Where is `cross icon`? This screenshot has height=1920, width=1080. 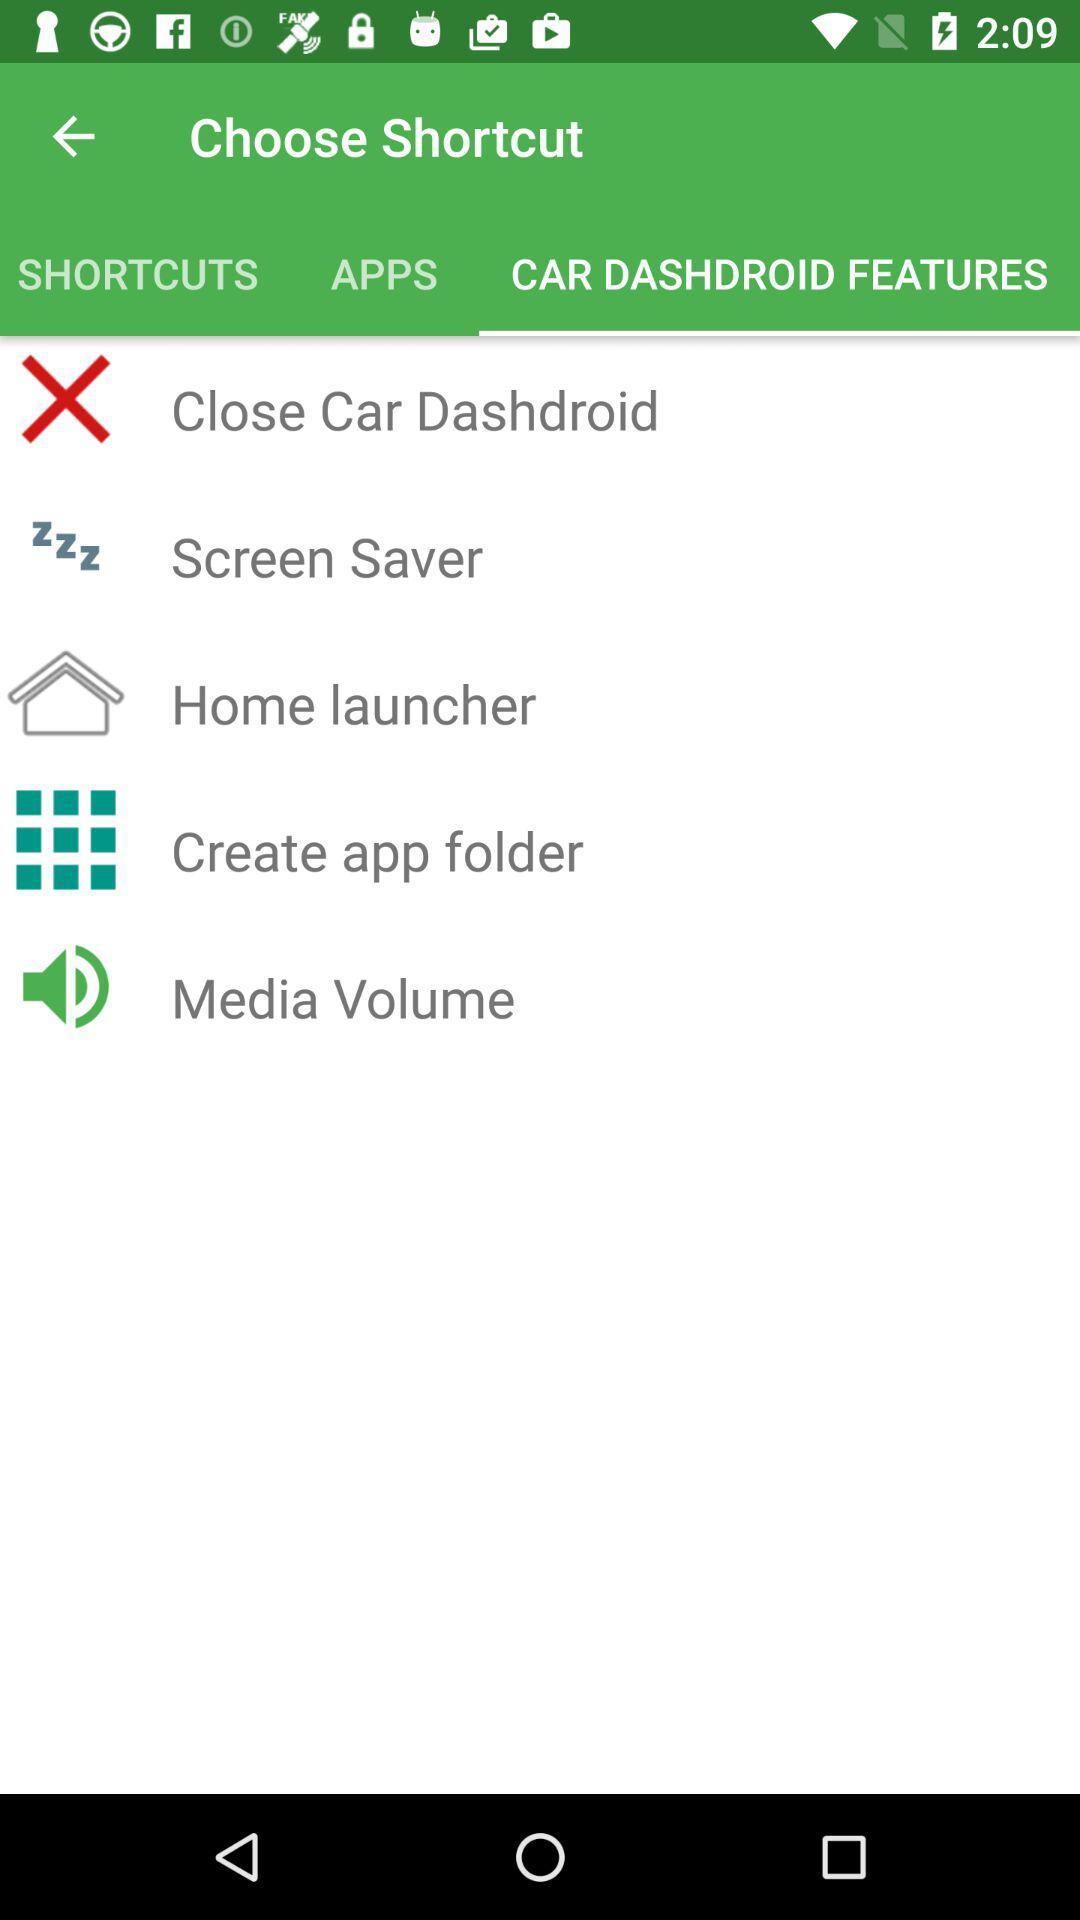
cross icon is located at coordinates (64, 398).